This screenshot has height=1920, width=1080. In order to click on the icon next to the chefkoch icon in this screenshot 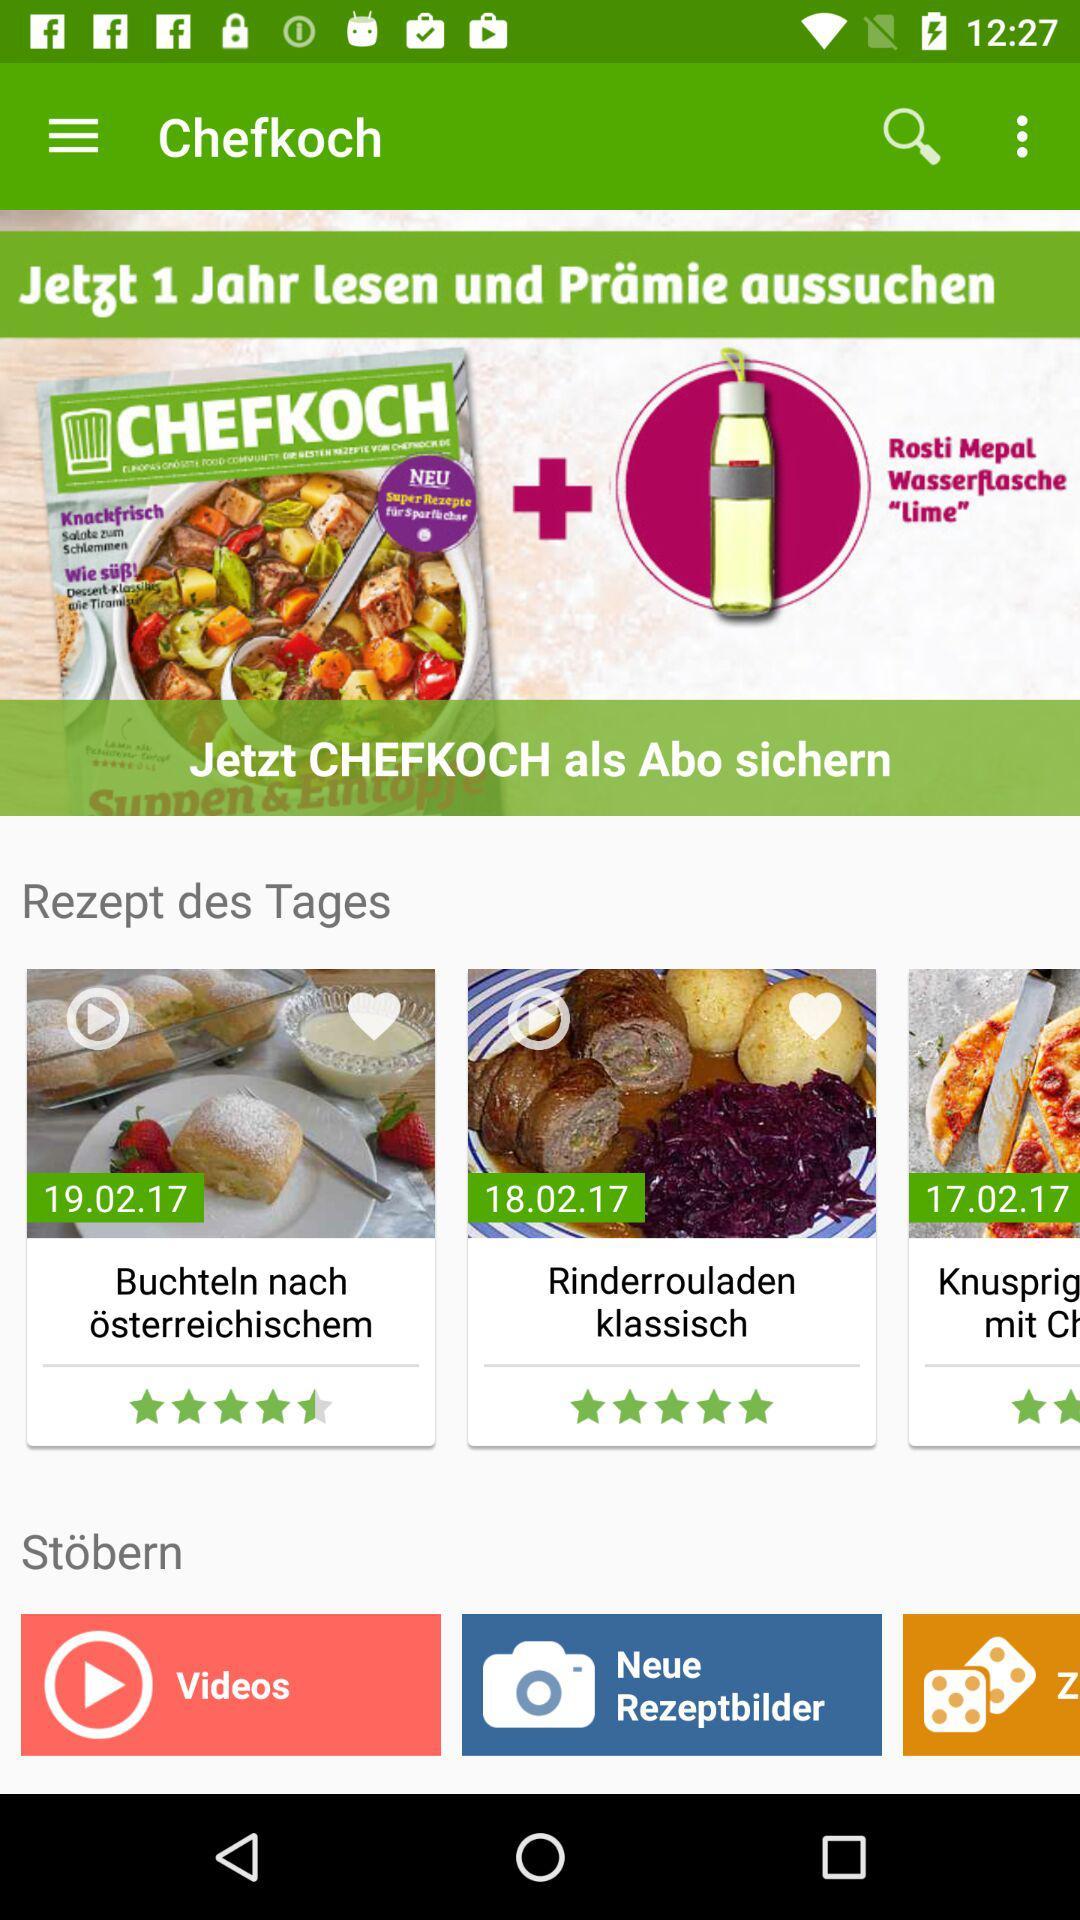, I will do `click(72, 135)`.